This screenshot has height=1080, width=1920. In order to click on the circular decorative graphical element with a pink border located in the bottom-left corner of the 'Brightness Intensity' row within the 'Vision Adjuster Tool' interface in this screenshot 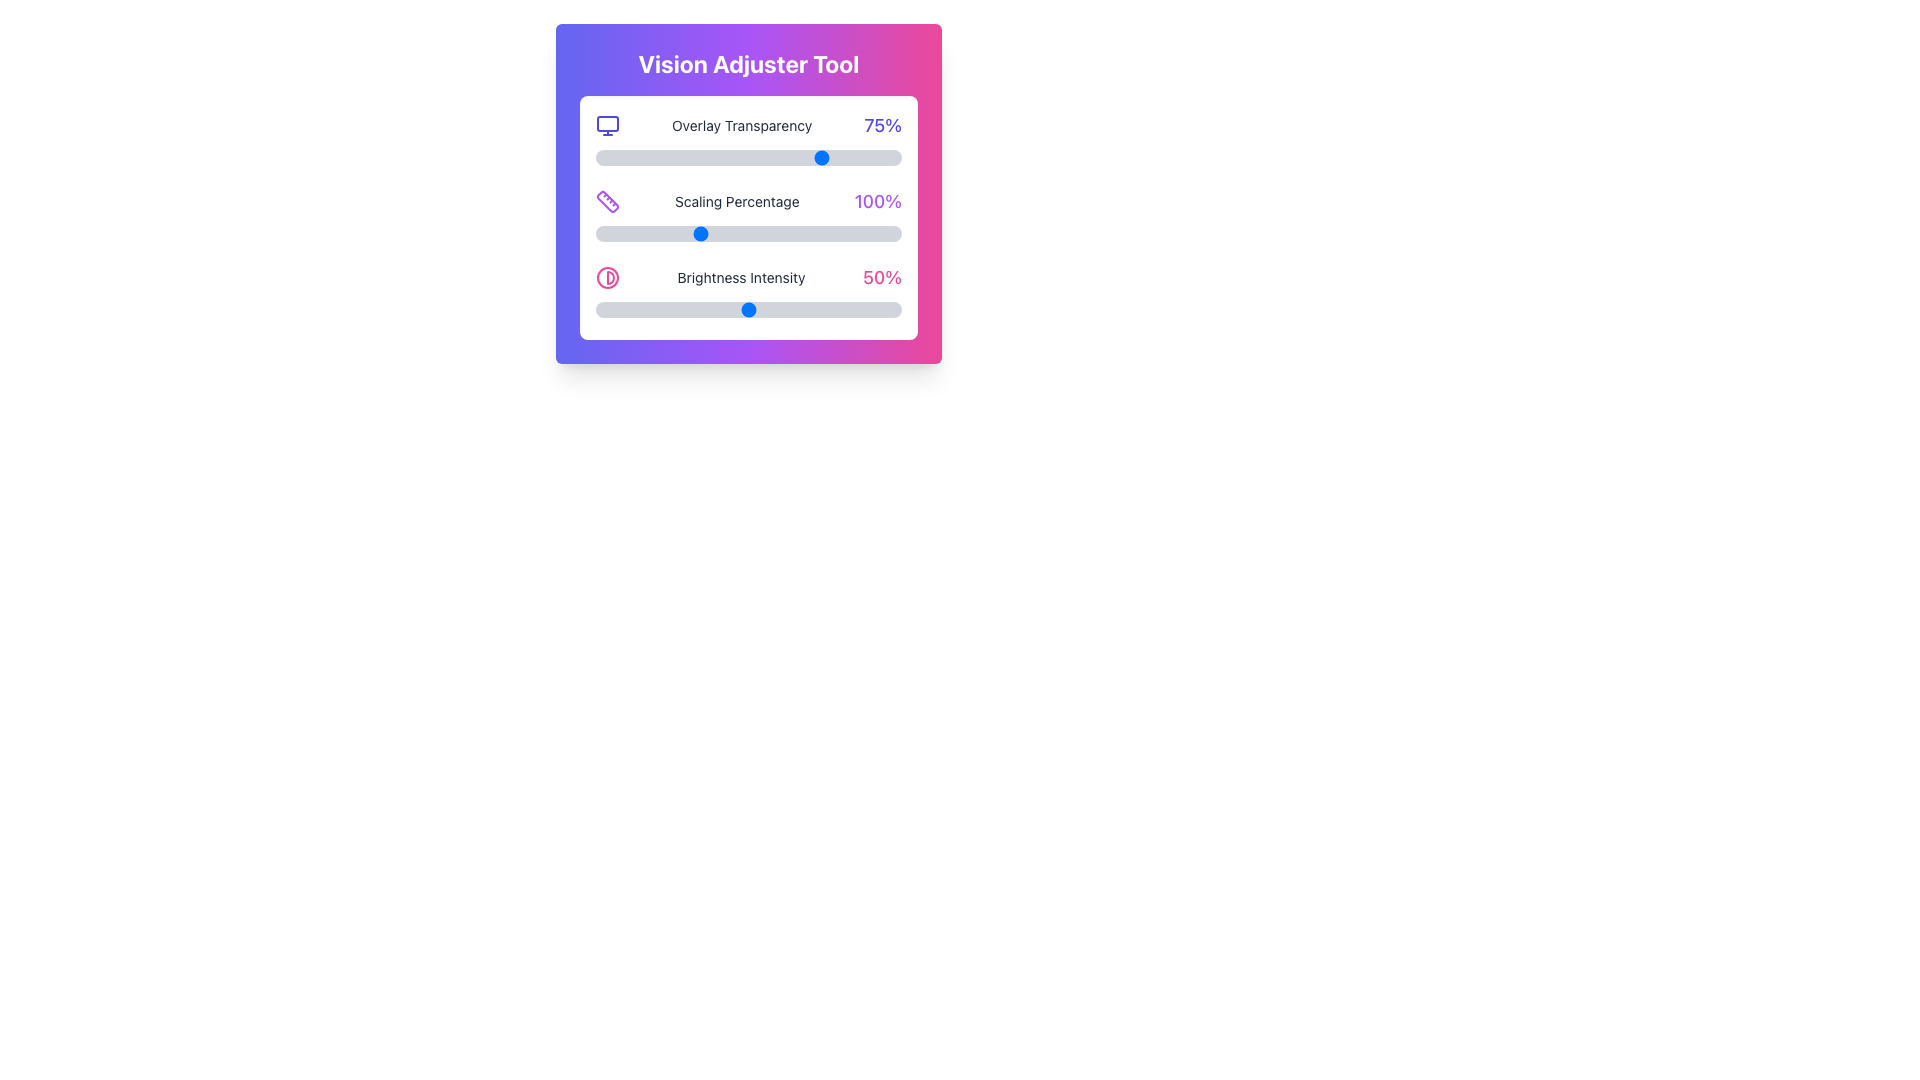, I will do `click(607, 277)`.